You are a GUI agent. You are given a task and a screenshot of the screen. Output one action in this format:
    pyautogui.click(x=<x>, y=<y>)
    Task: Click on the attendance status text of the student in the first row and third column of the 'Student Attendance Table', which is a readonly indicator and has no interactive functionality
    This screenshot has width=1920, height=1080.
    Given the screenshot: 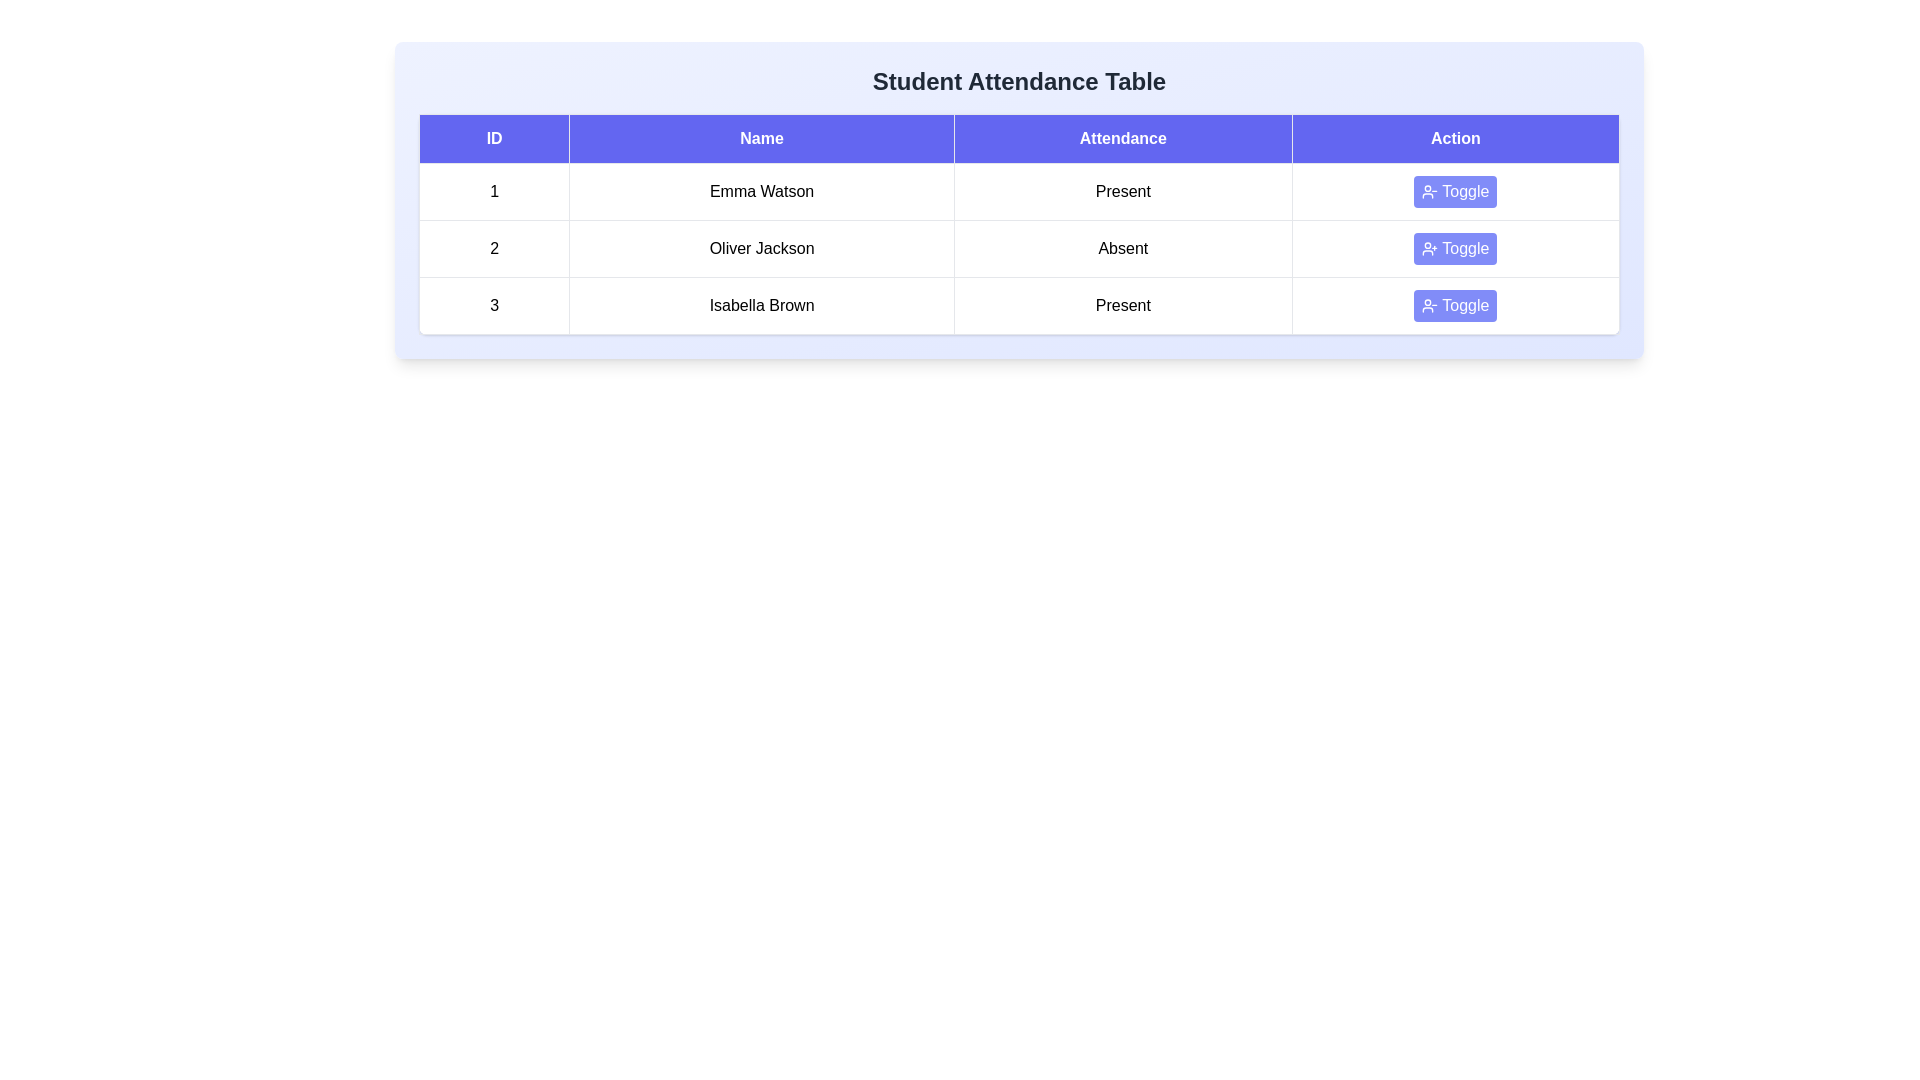 What is the action you would take?
    pyautogui.click(x=1123, y=192)
    